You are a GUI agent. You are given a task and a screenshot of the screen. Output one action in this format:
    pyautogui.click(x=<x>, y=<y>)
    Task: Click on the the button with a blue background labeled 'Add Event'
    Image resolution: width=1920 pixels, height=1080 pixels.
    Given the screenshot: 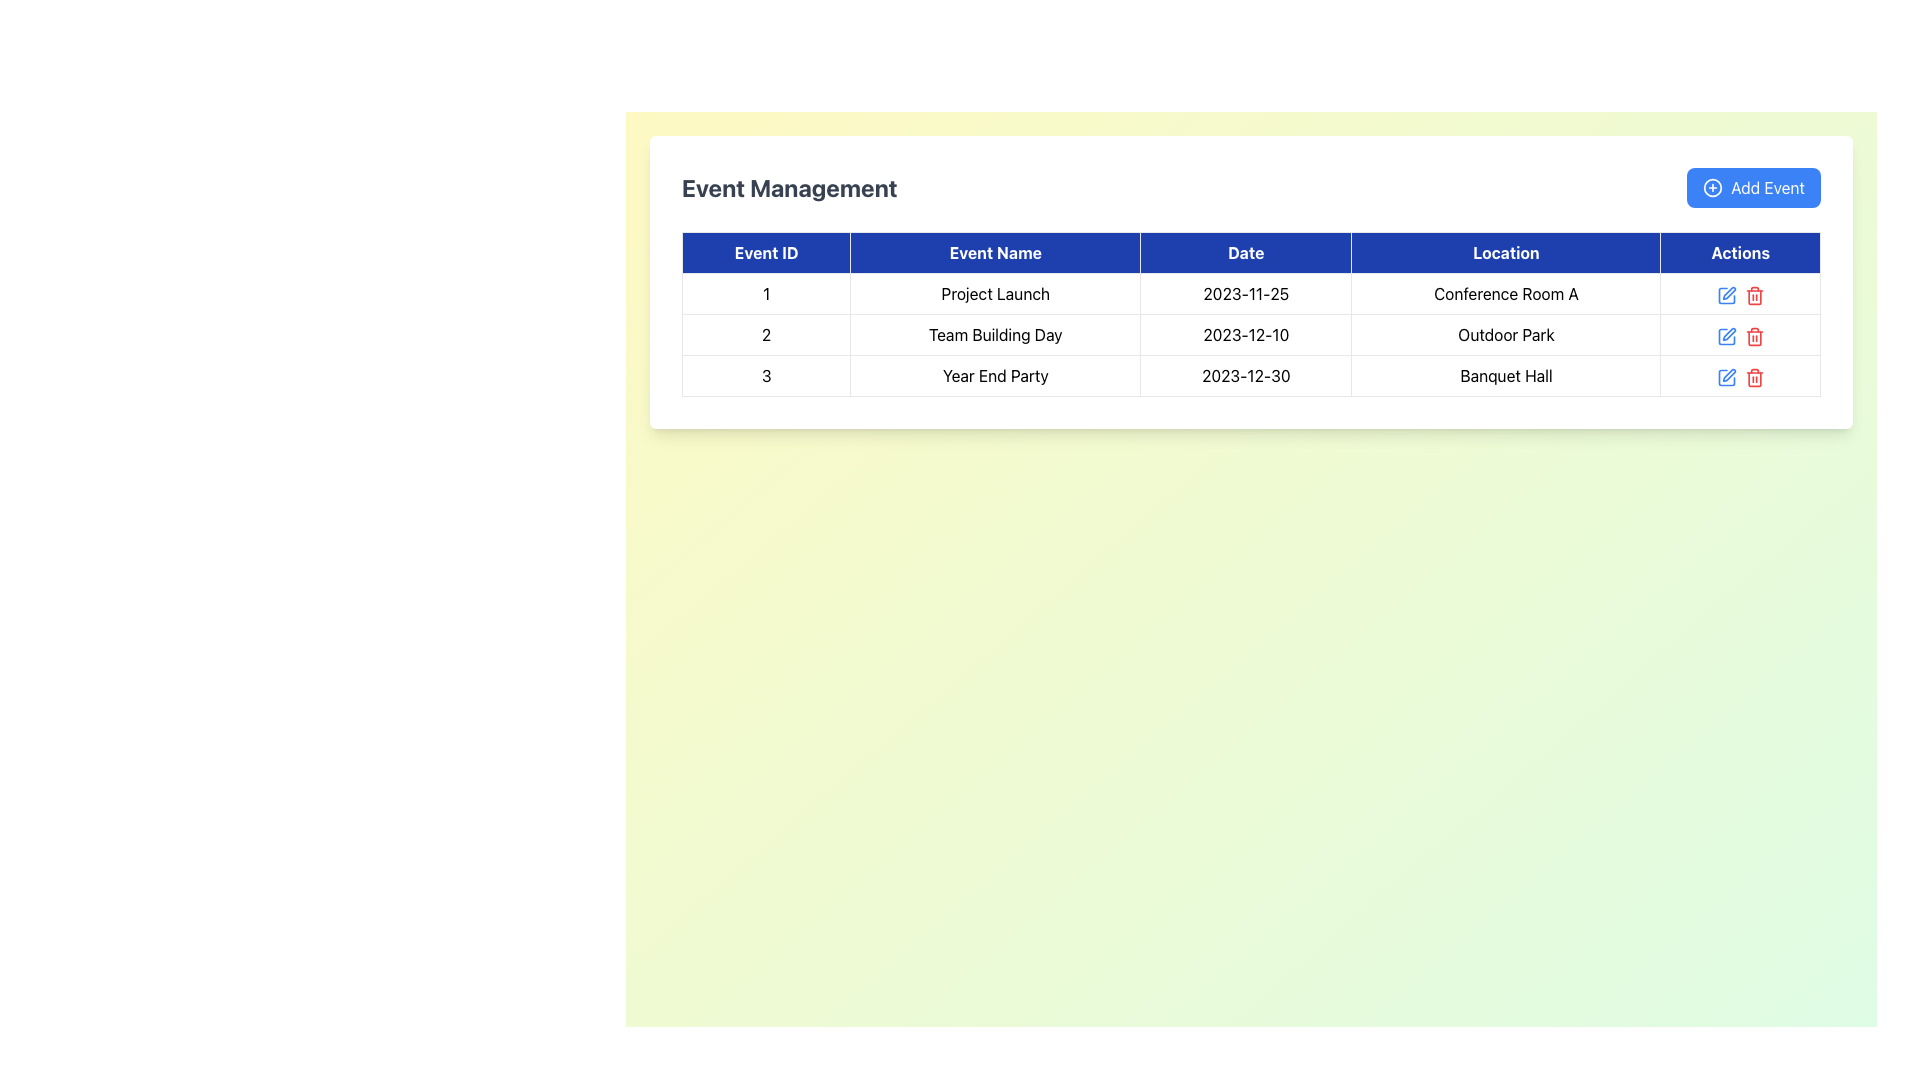 What is the action you would take?
    pyautogui.click(x=1753, y=188)
    